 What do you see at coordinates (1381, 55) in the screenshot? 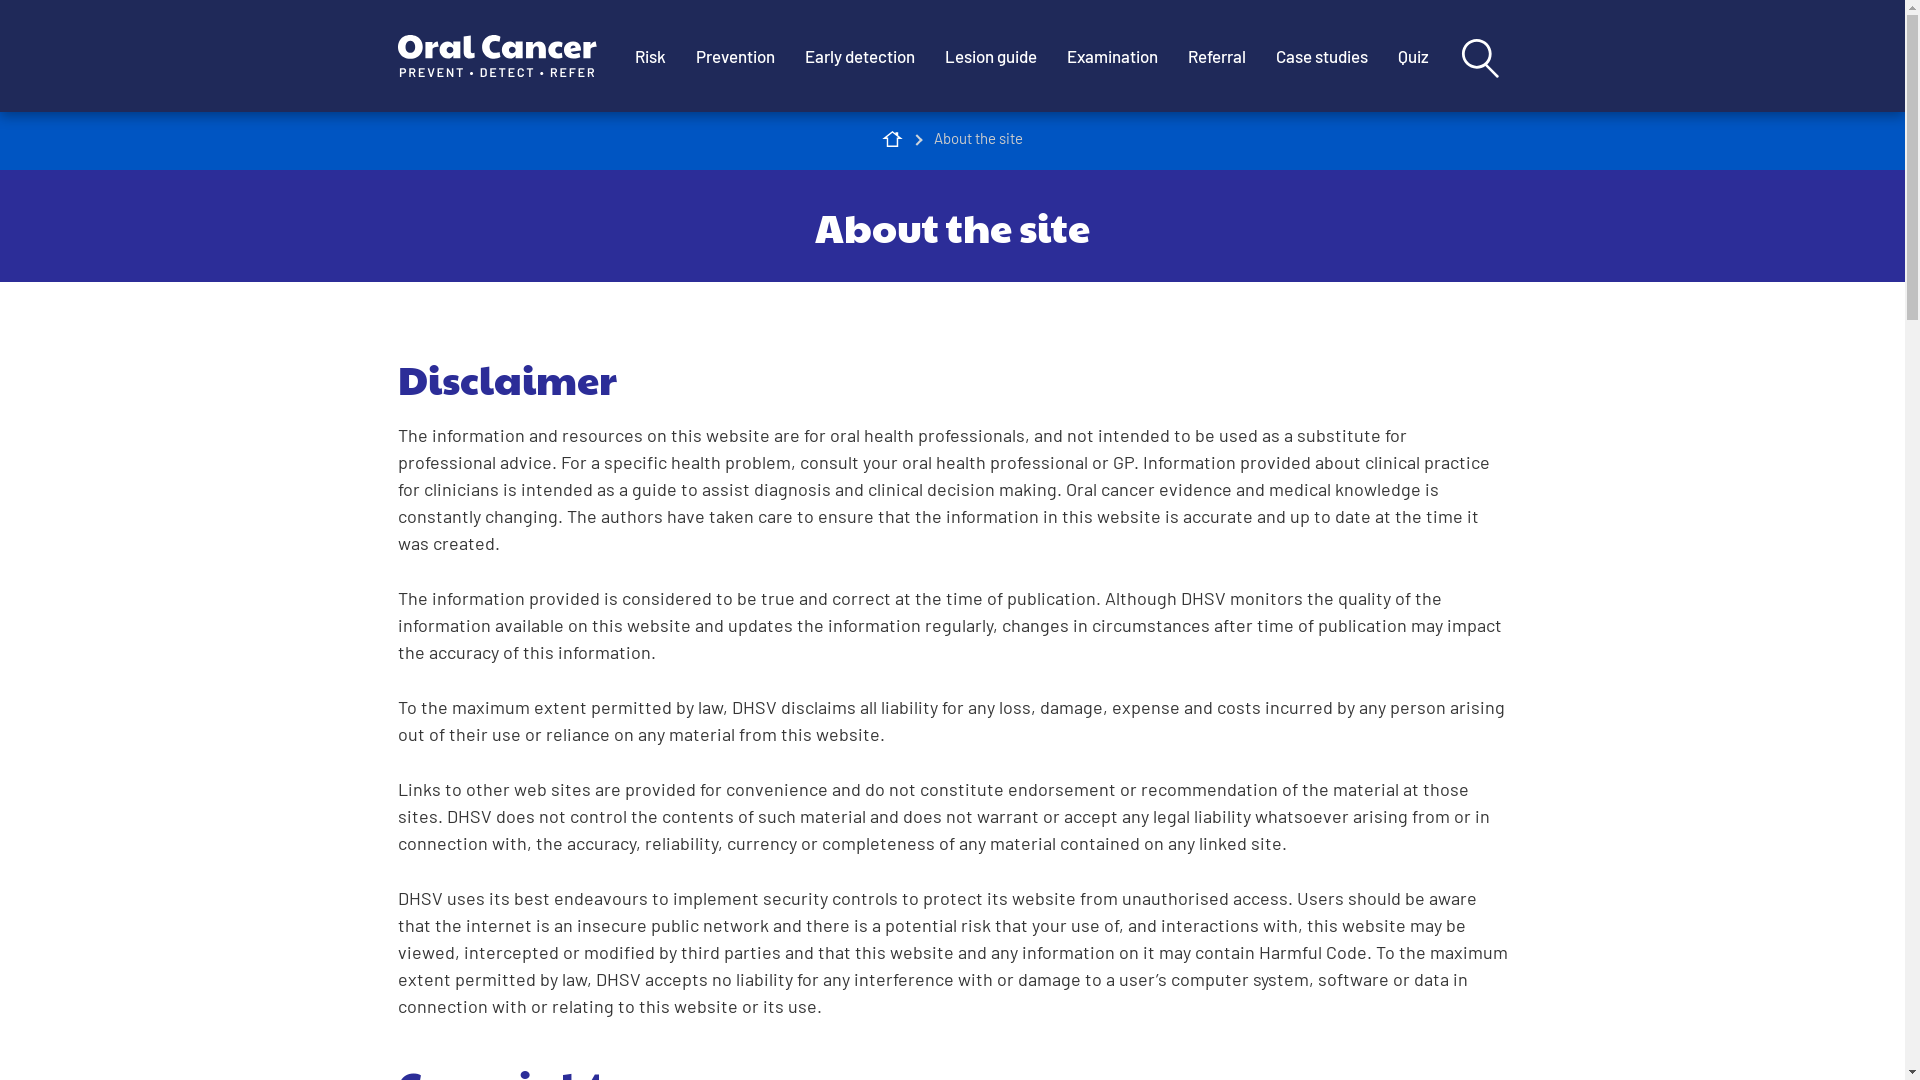
I see `'Quiz'` at bounding box center [1381, 55].